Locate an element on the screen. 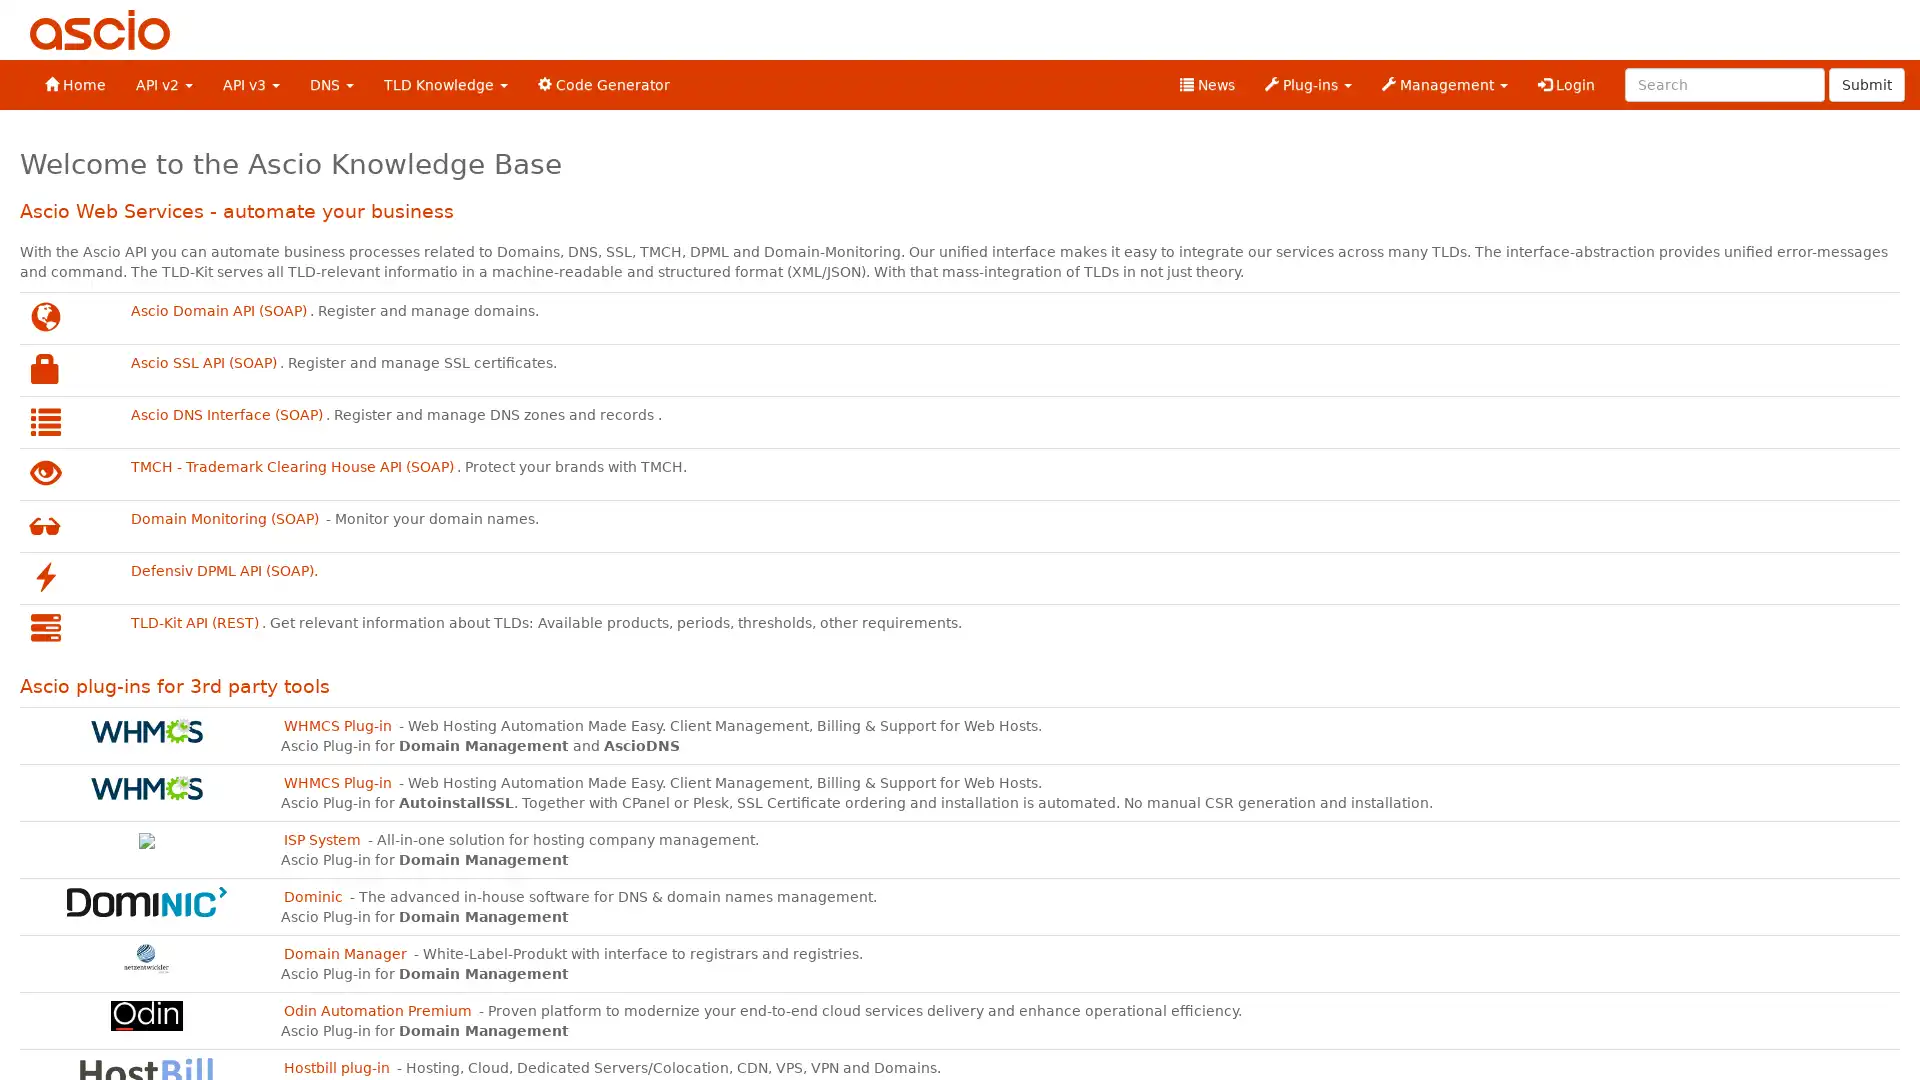 The image size is (1920, 1080). Submit is located at coordinates (1866, 83).